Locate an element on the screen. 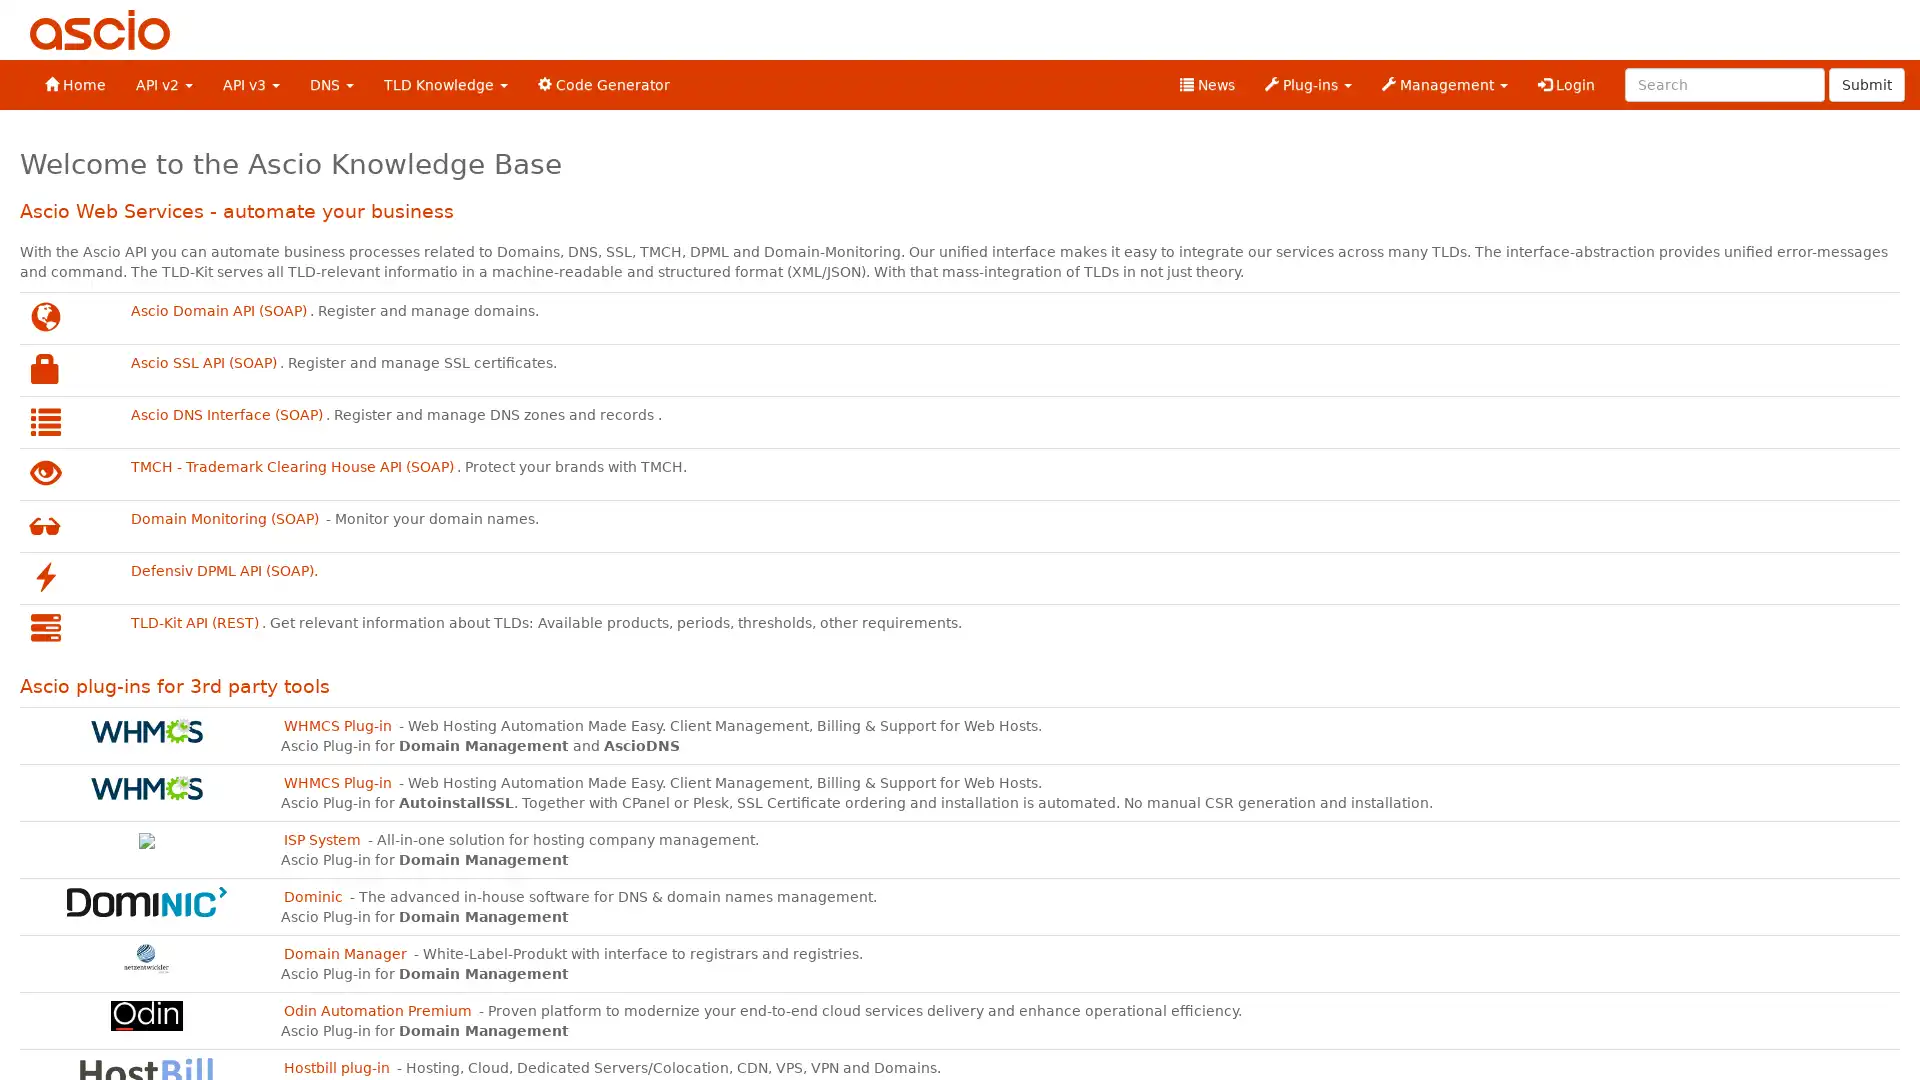 The image size is (1920, 1080). Submit is located at coordinates (1866, 83).